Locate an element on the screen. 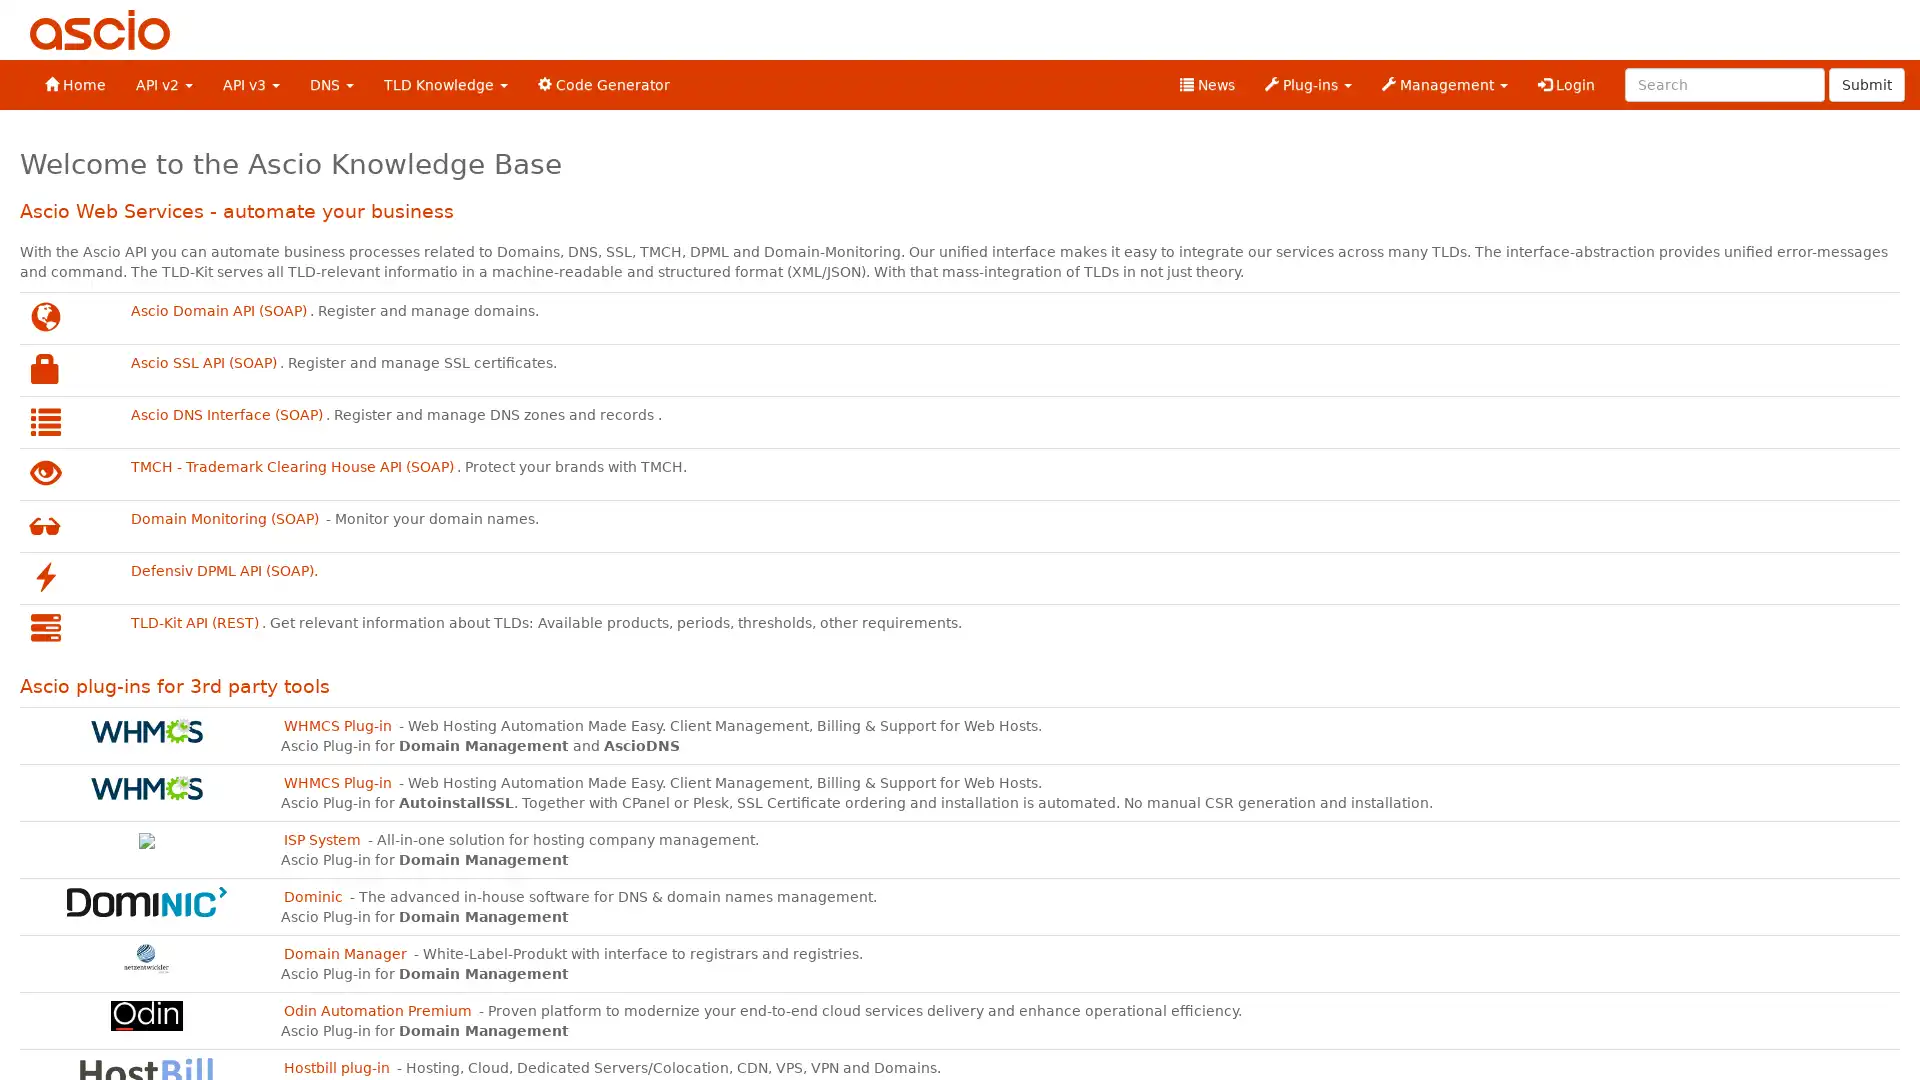 The image size is (1920, 1080). Submit is located at coordinates (1866, 83).